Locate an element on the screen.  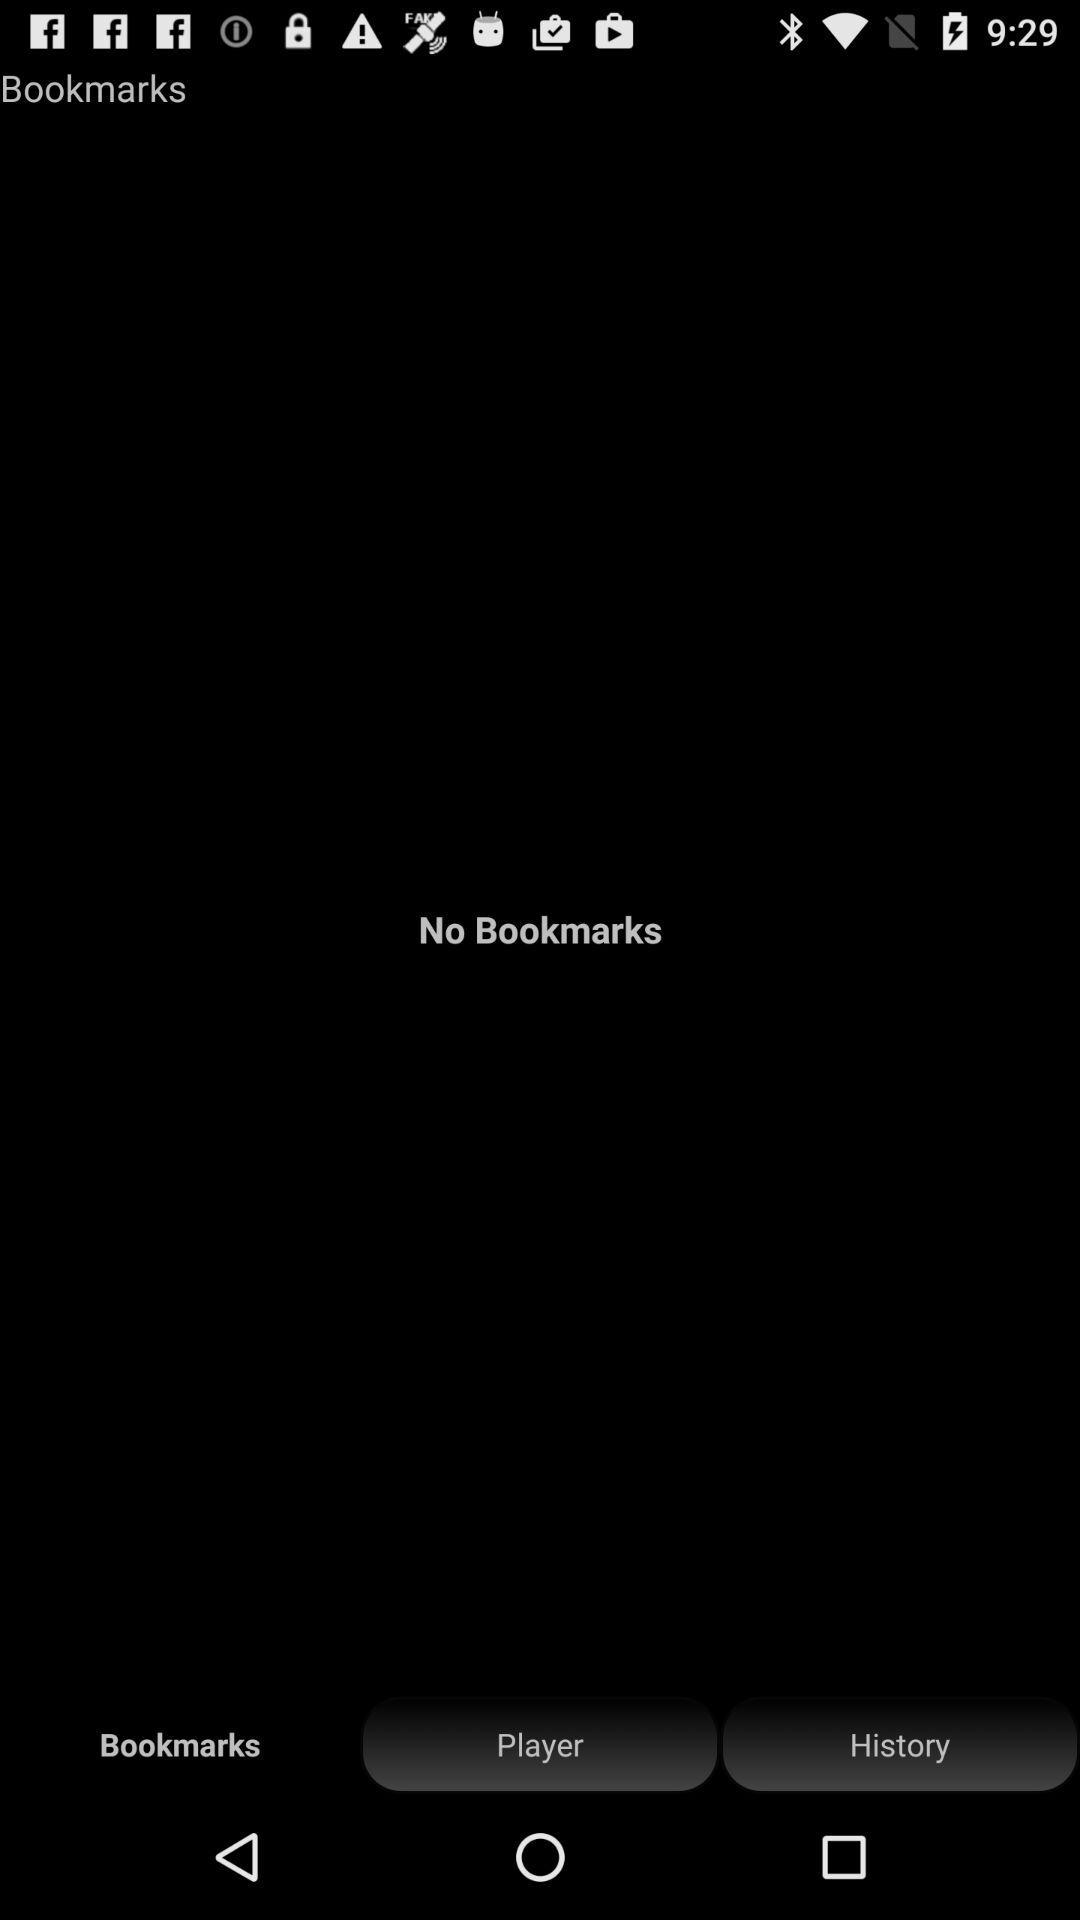
item to the right of the player item is located at coordinates (898, 1744).